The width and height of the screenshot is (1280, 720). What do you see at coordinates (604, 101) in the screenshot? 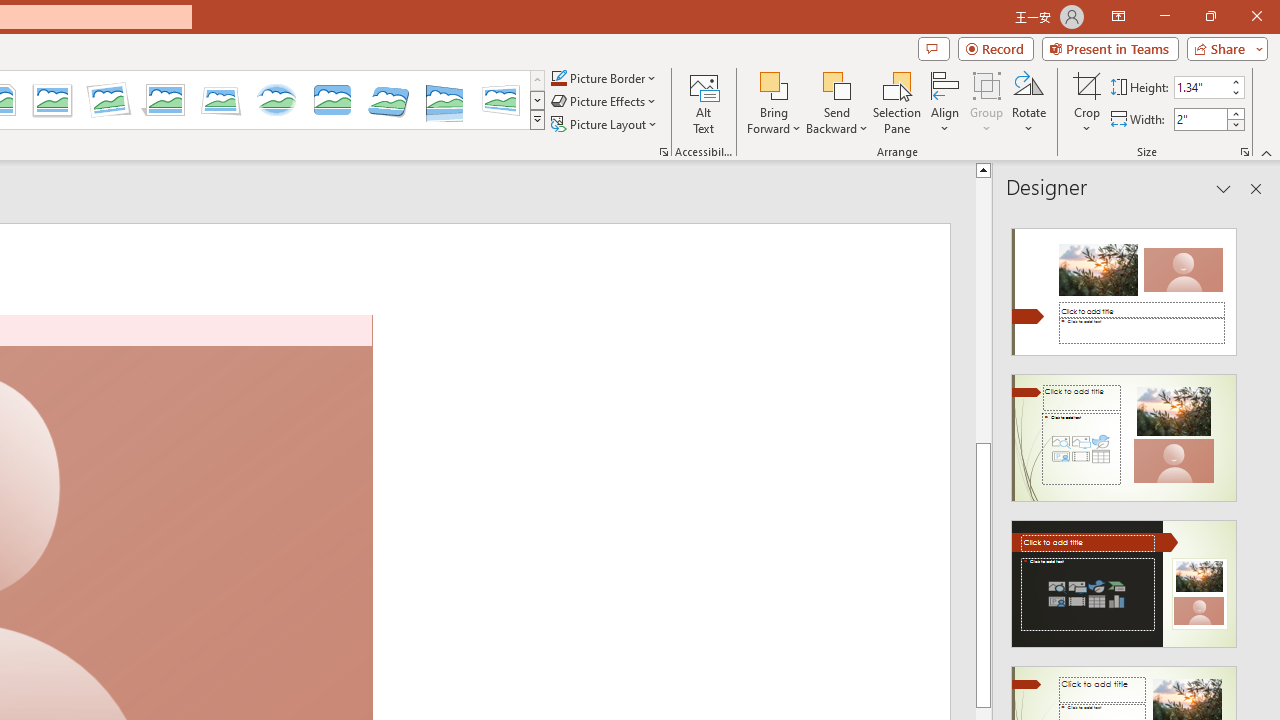
I see `'Picture Effects'` at bounding box center [604, 101].